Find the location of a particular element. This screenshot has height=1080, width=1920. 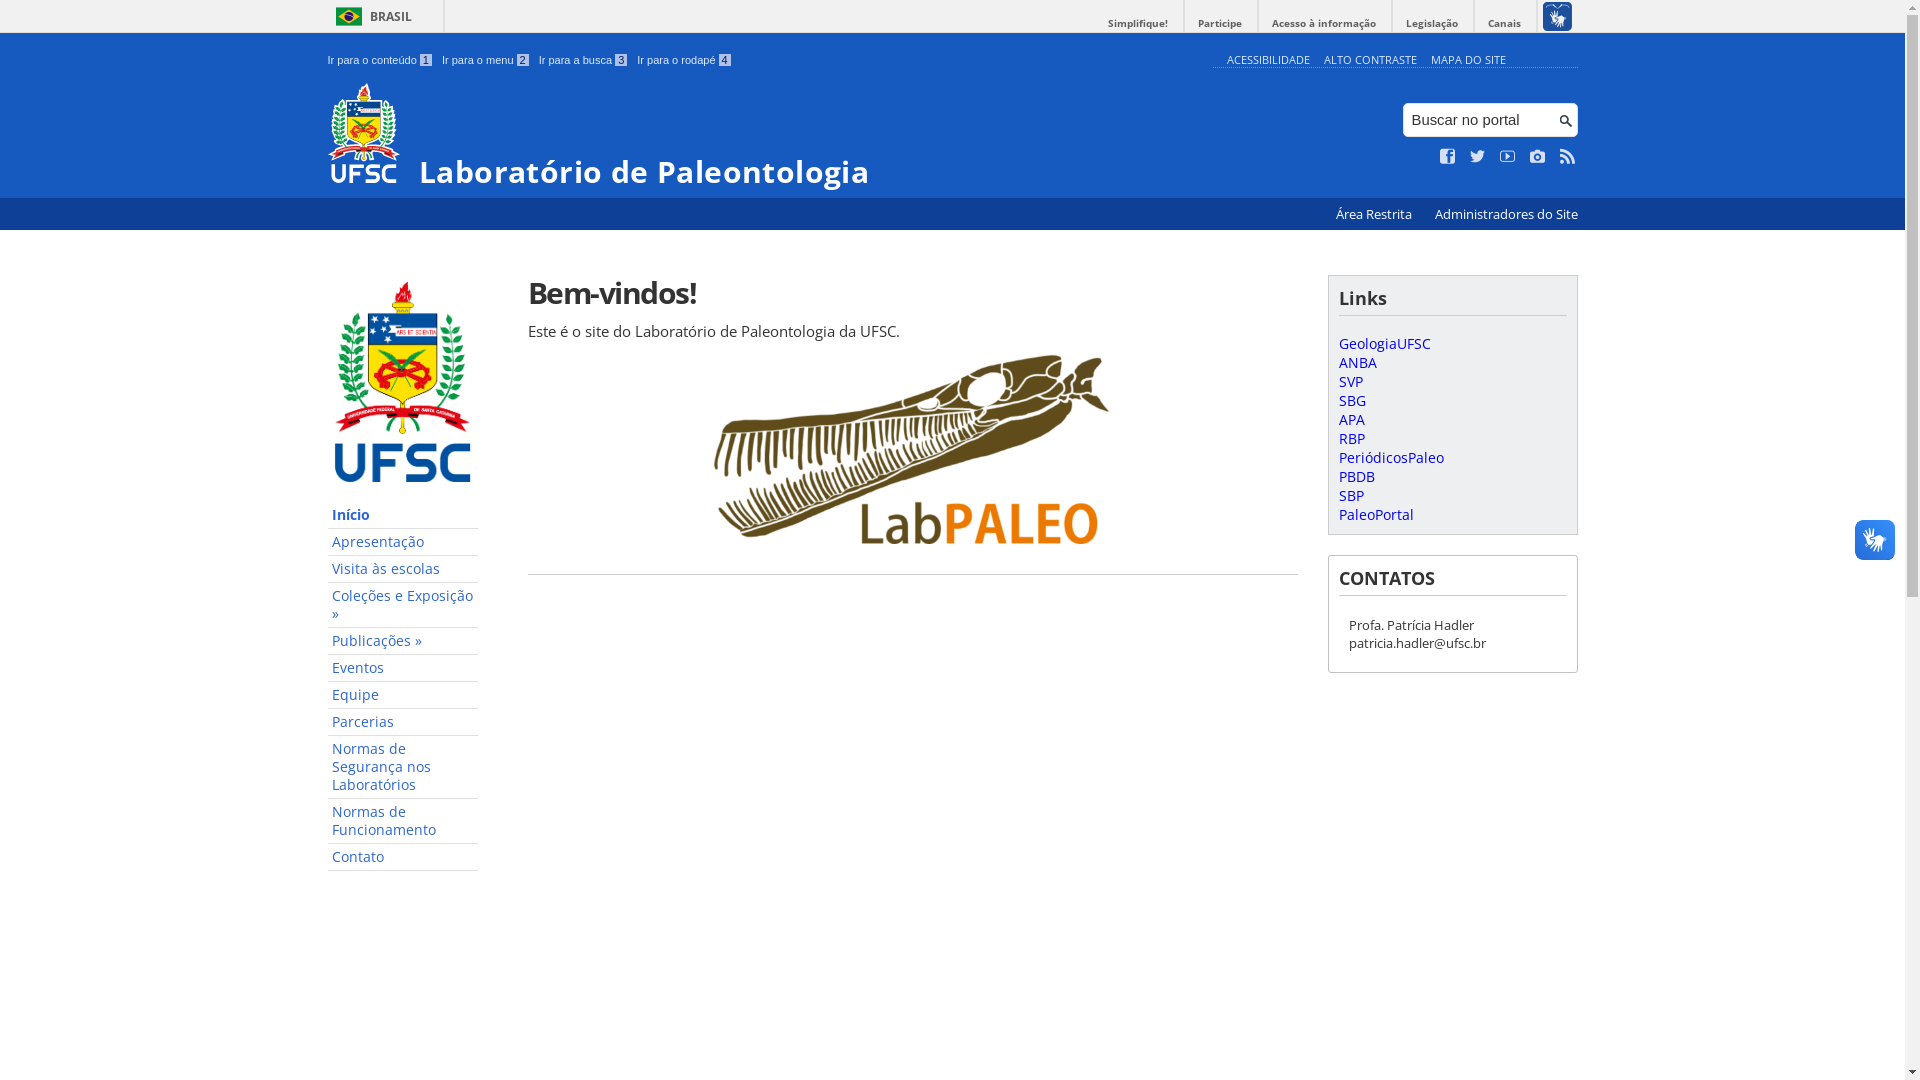

'PaleoPortal' is located at coordinates (1374, 513).